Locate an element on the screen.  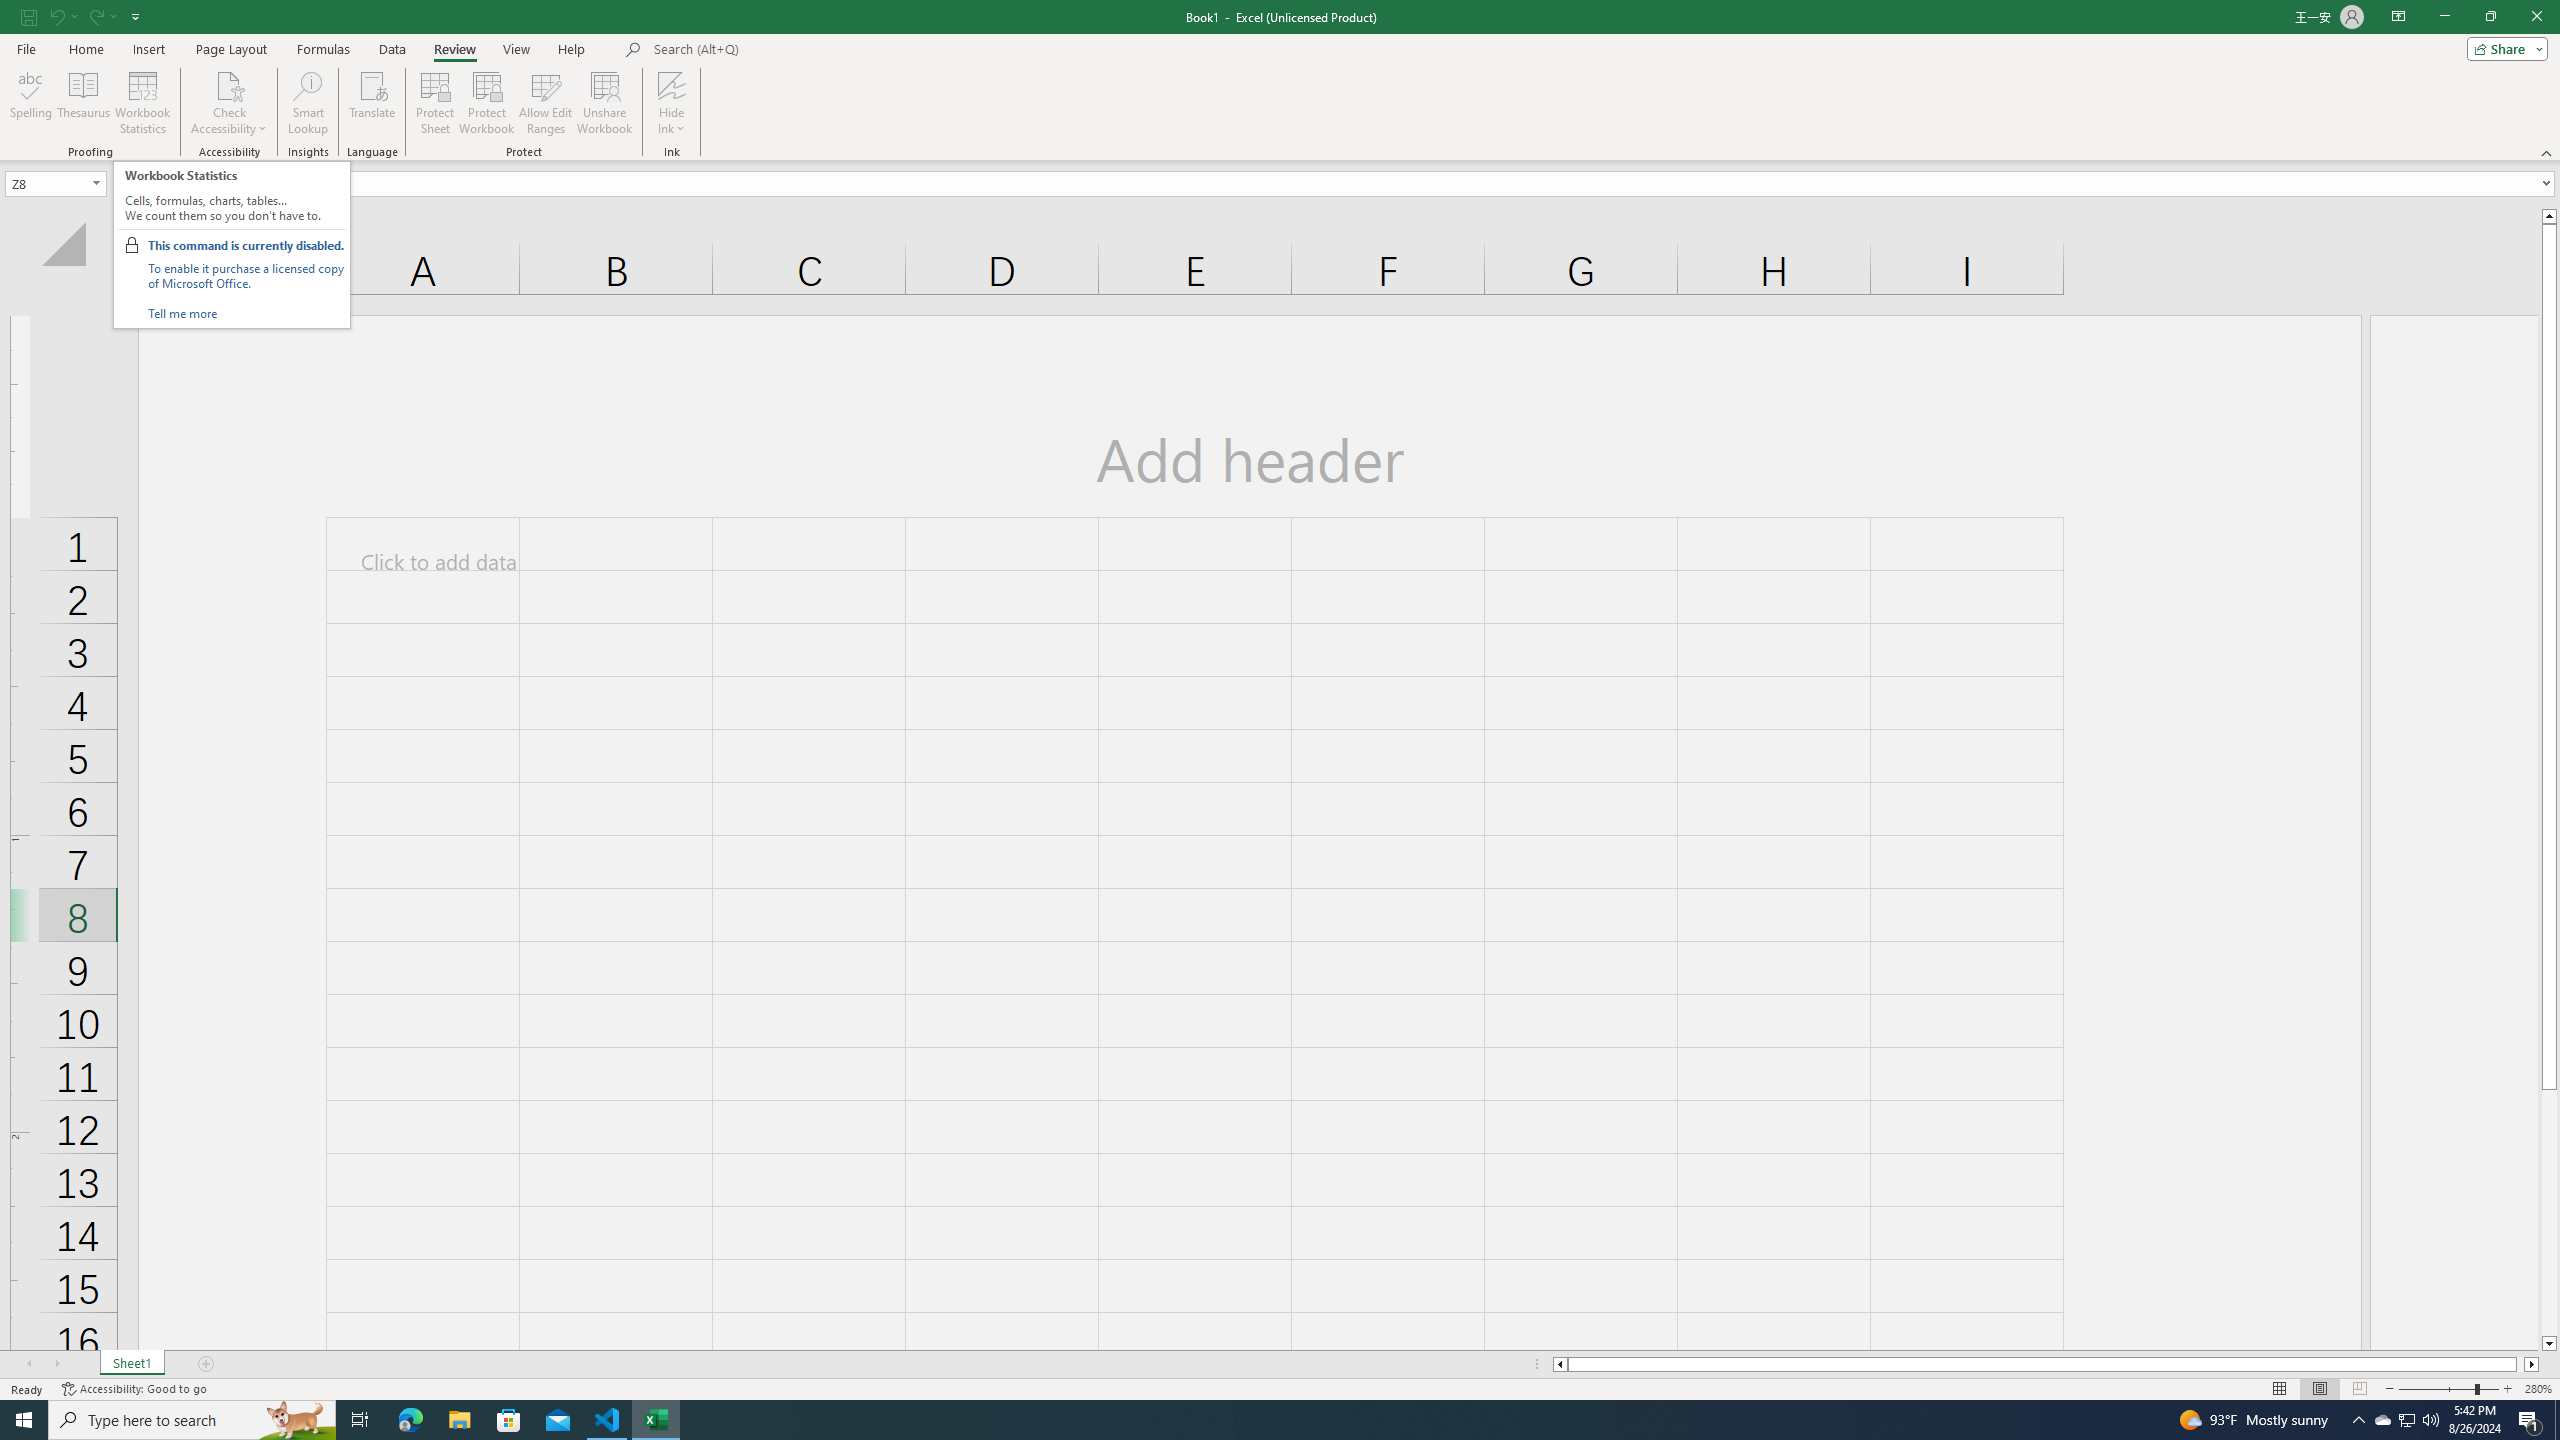
'Workbook Statistics' is located at coordinates (142, 103).